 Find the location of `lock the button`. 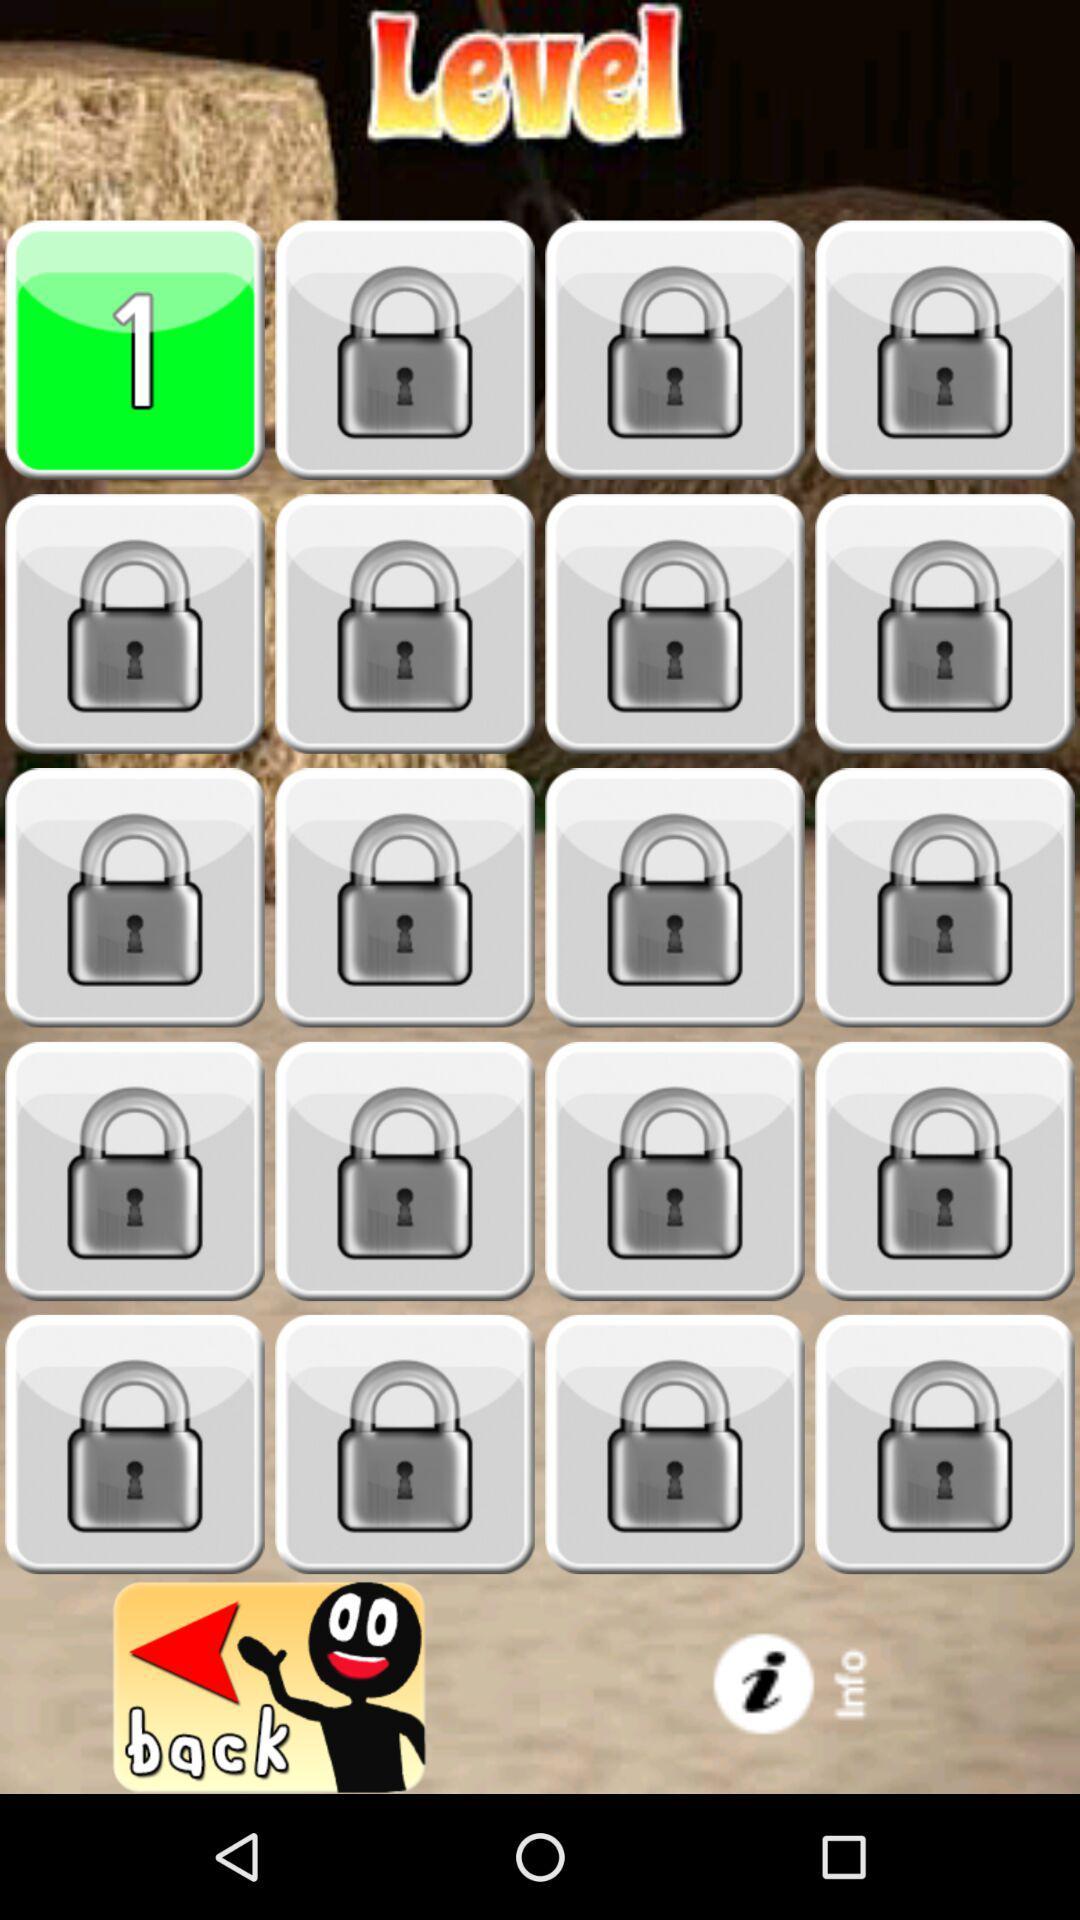

lock the button is located at coordinates (945, 1171).